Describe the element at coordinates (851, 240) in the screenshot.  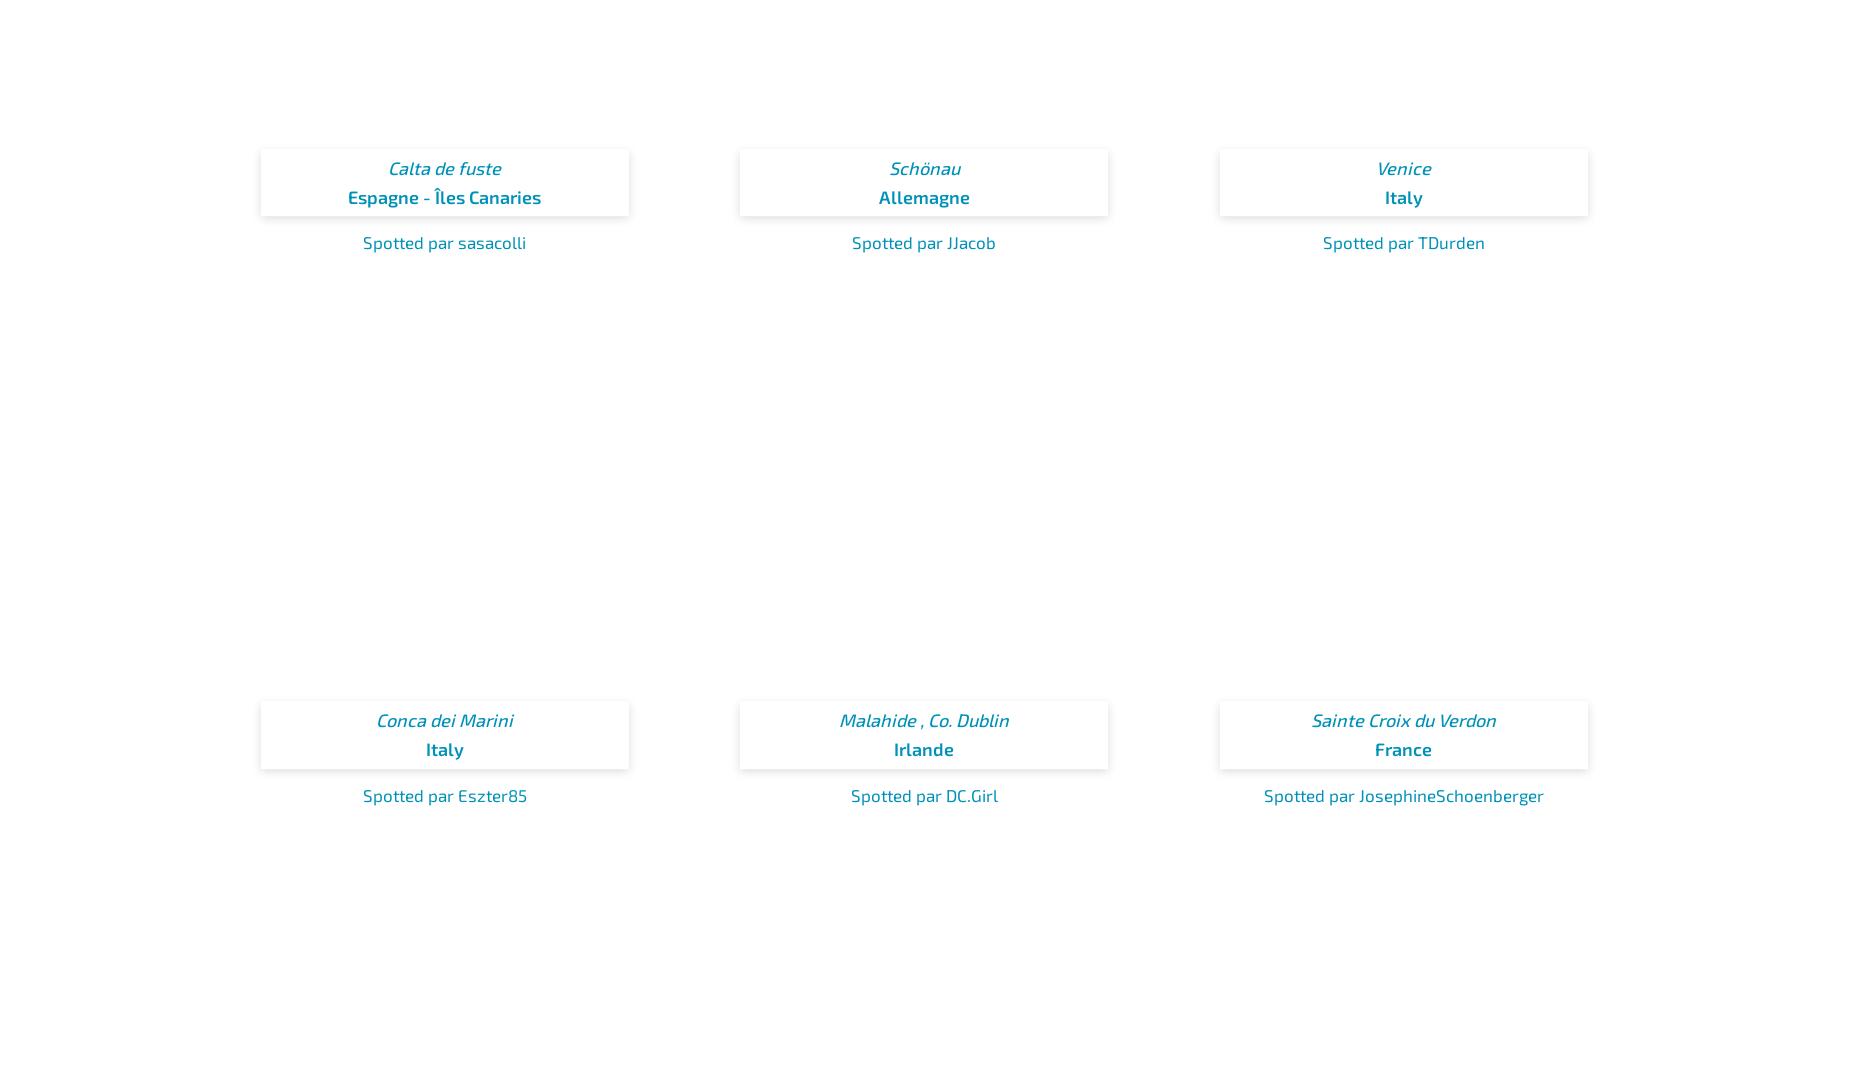
I see `'Spotted par JJacob'` at that location.